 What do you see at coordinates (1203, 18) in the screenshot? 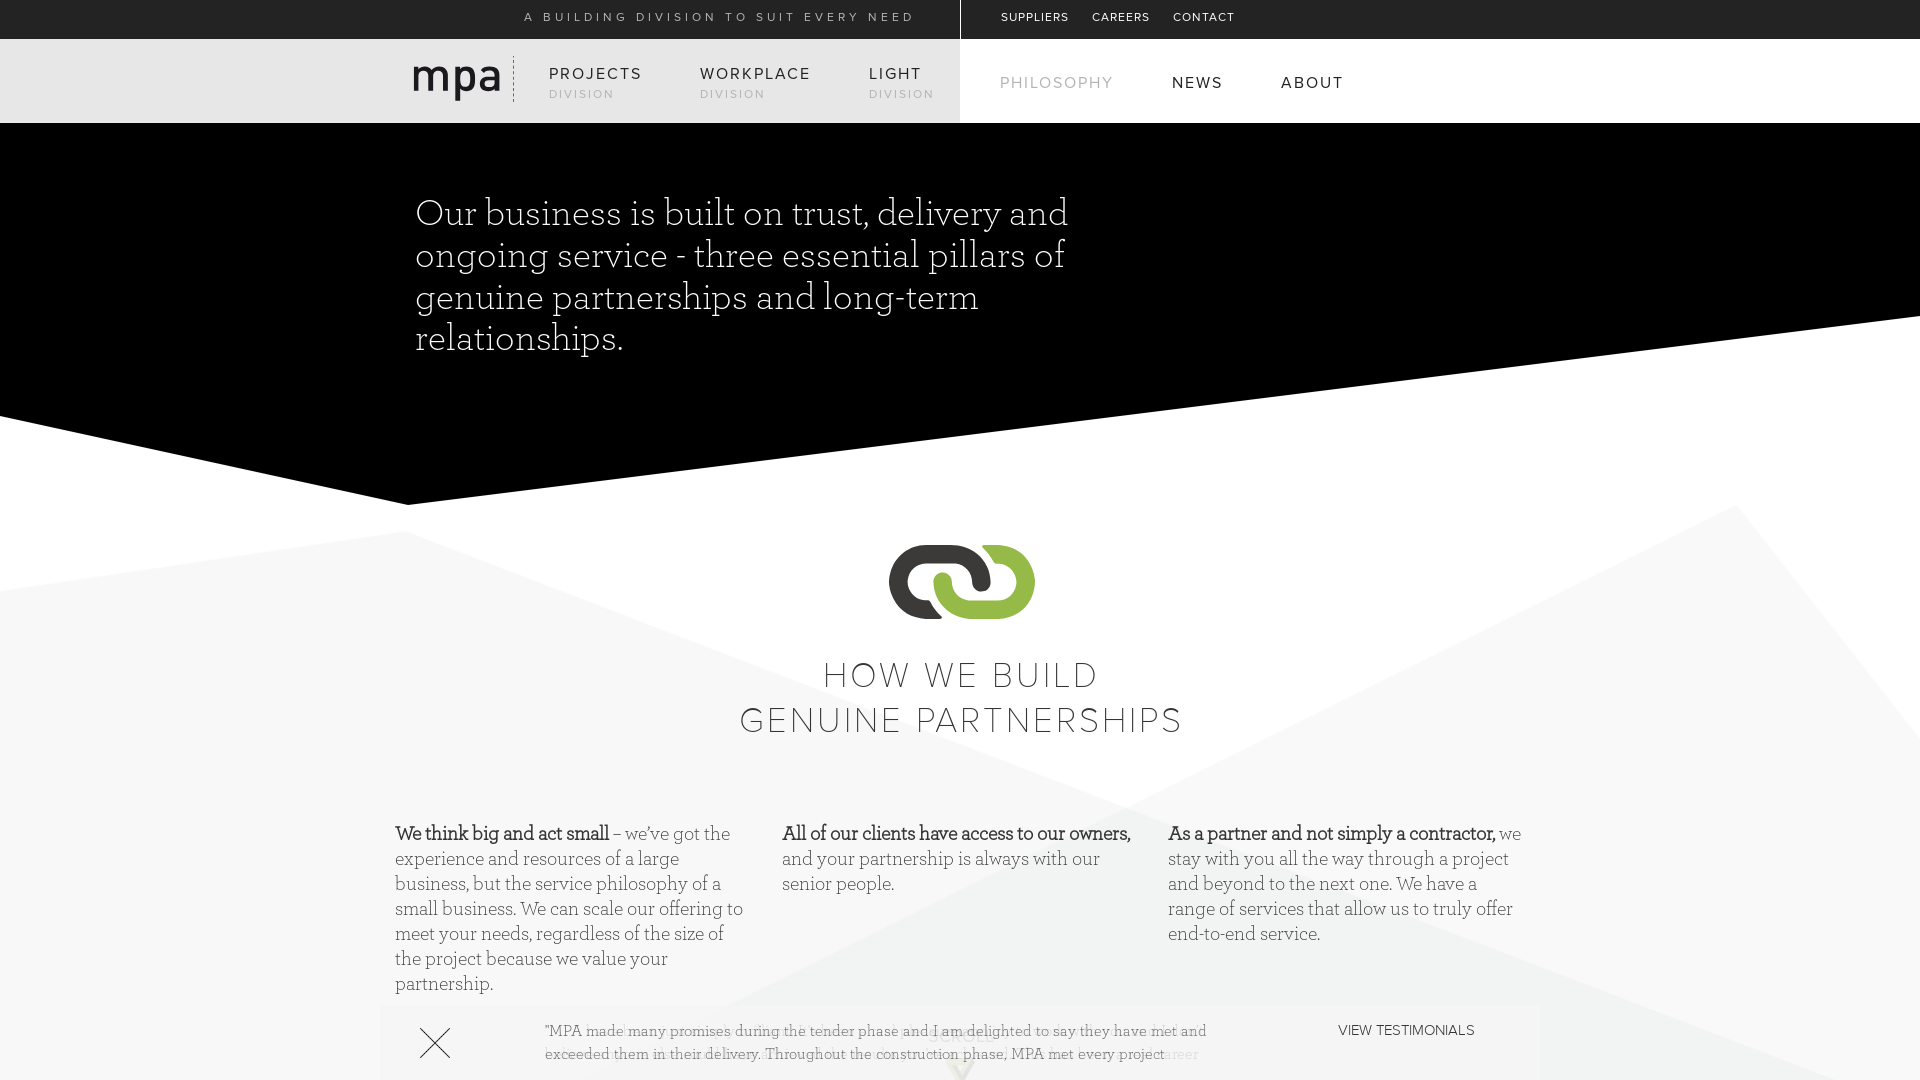
I see `'CONTACT'` at bounding box center [1203, 18].